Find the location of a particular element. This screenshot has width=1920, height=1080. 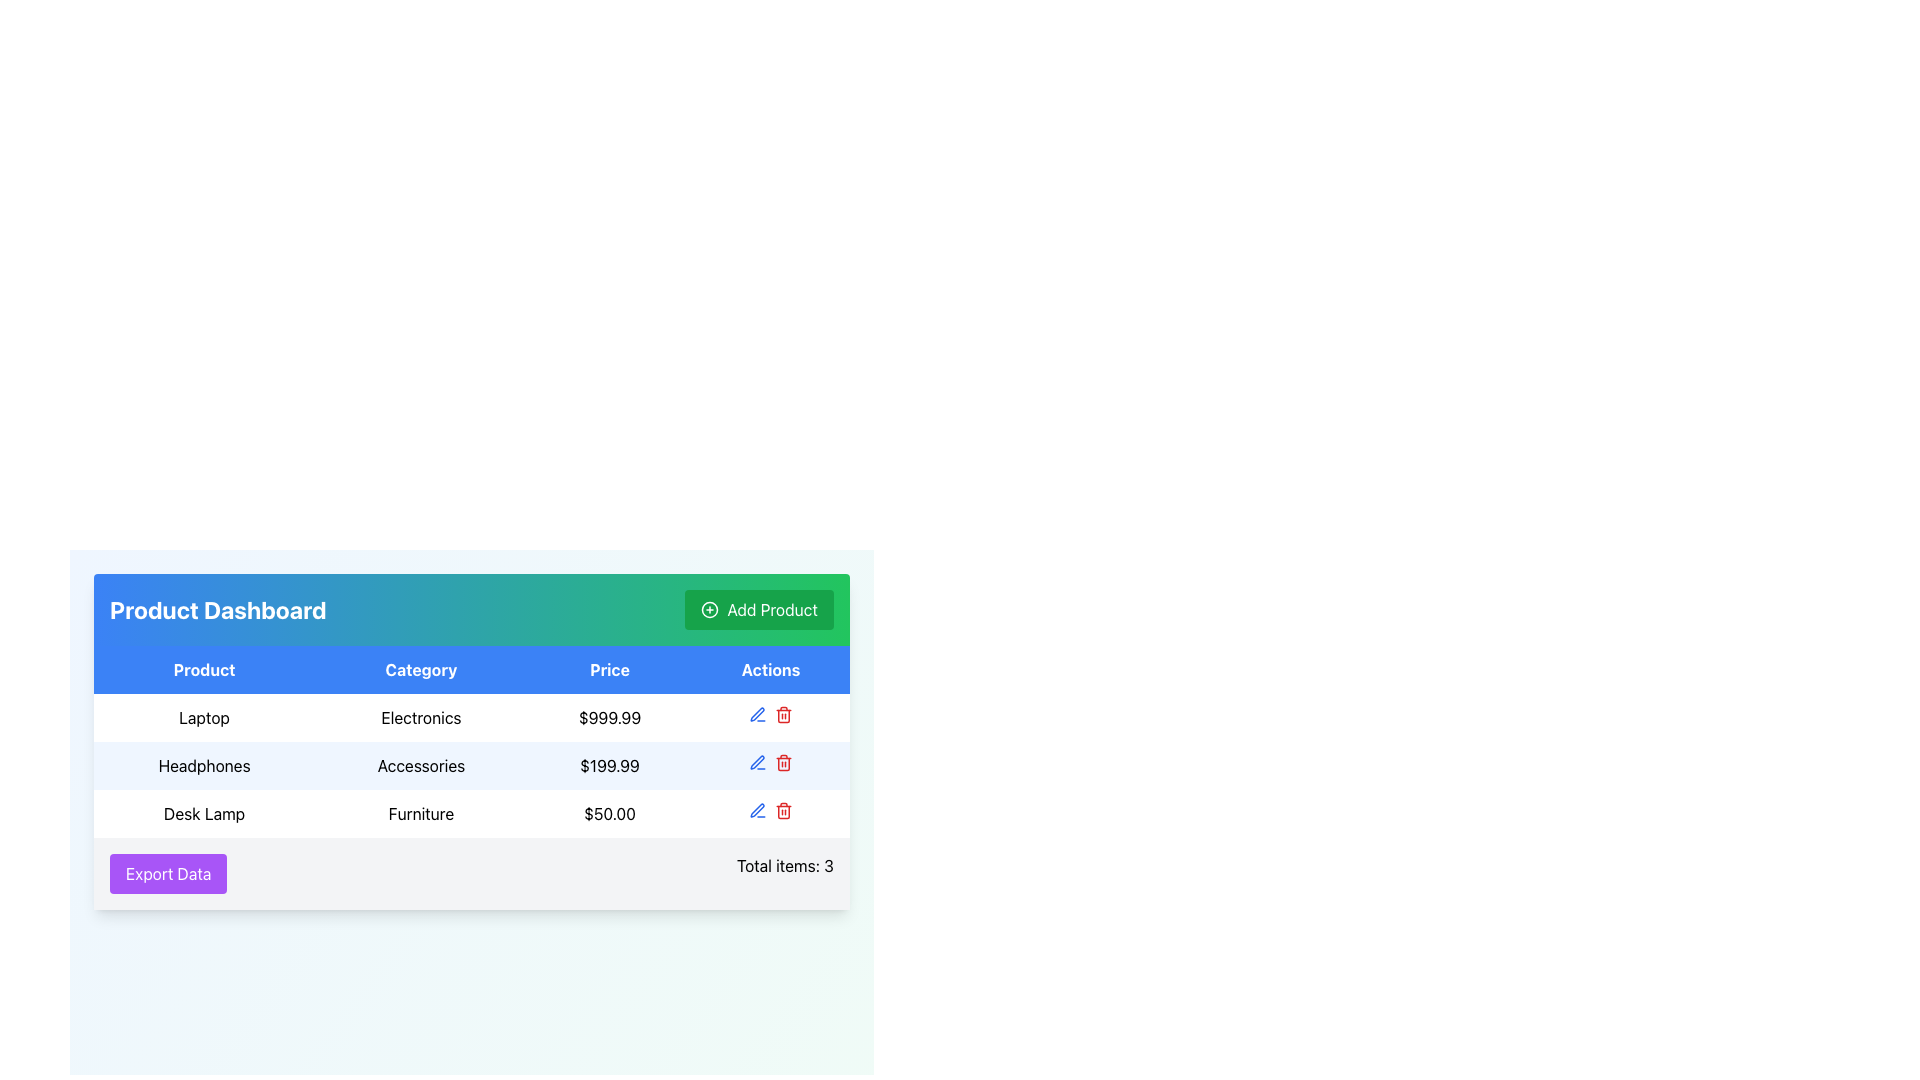

the third row in the 'Product Dashboard' table that displays 'Desk Lamp', 'Furniture', and the price '$50.00' is located at coordinates (470, 813).